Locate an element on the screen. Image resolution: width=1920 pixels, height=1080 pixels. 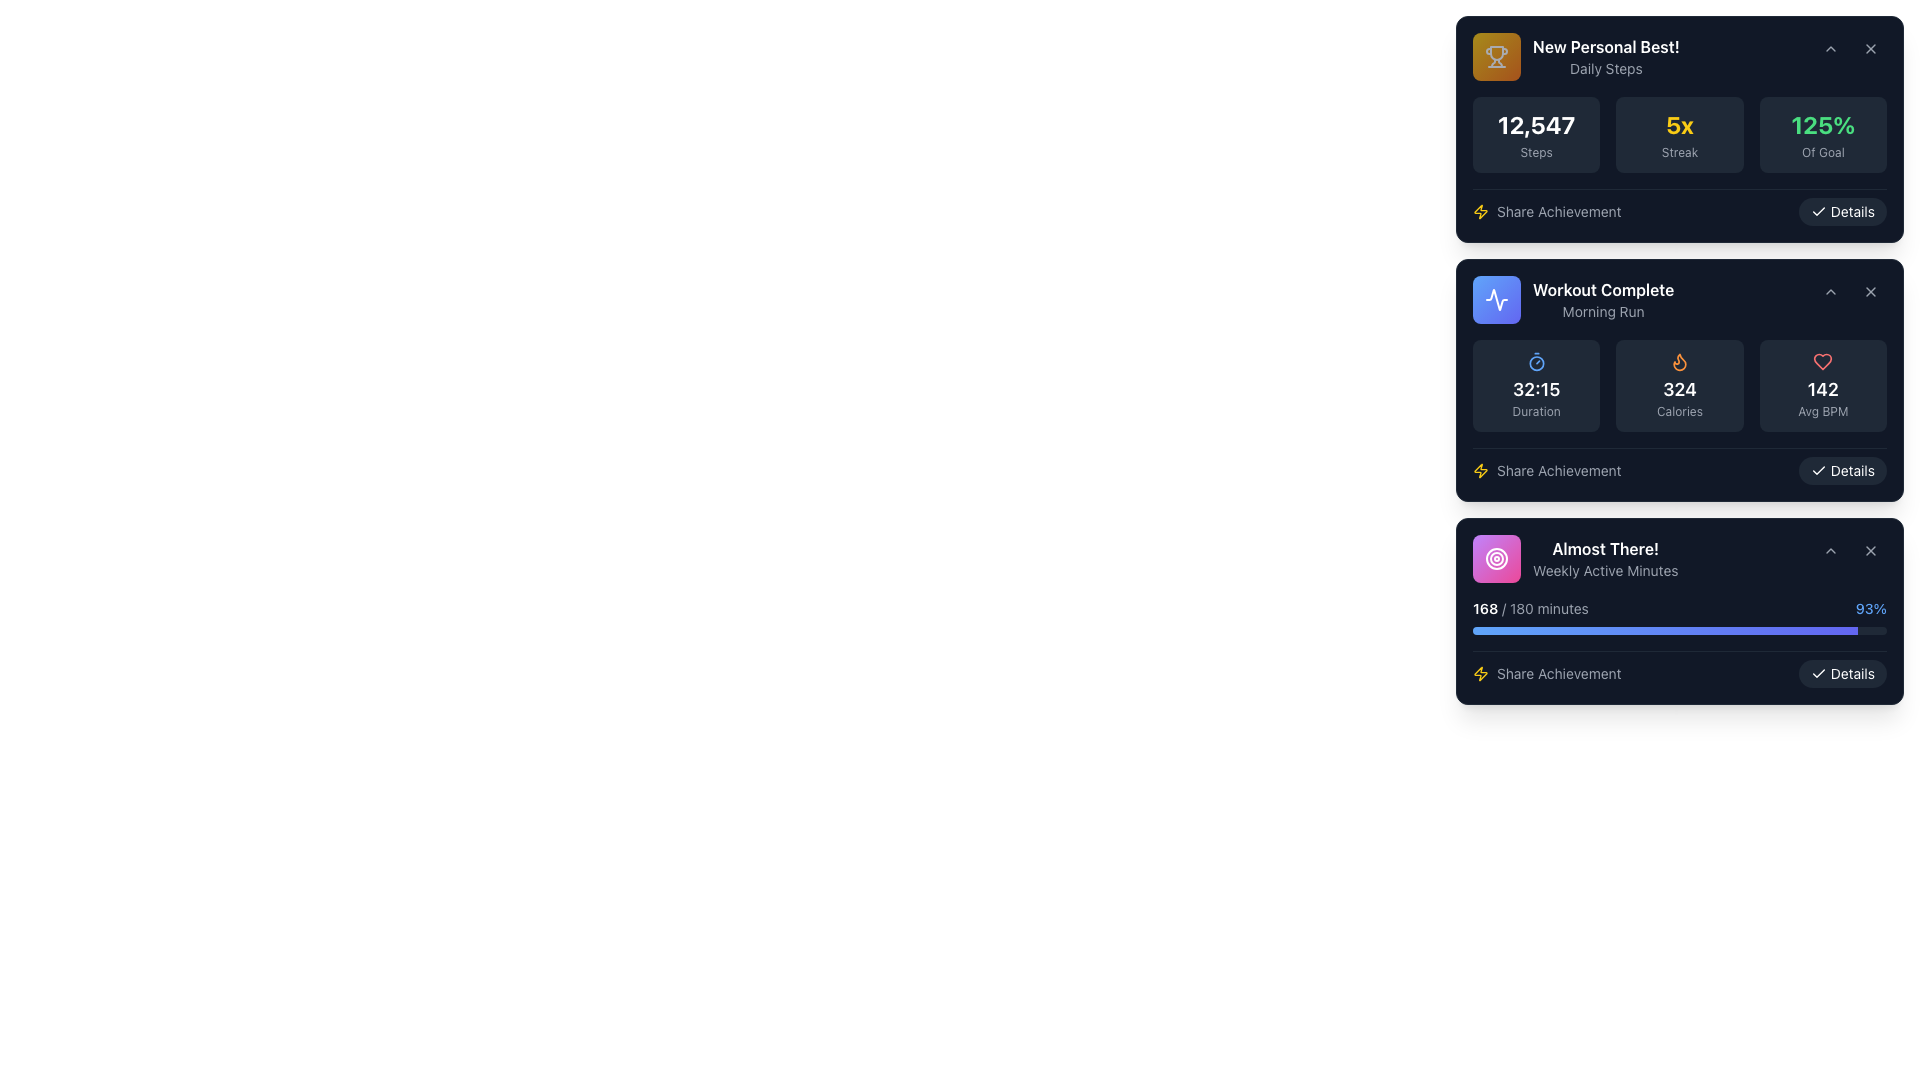
the icon to the left of the 'Share Achievement' text, which represents the 'Share Achievement' action is located at coordinates (1481, 470).